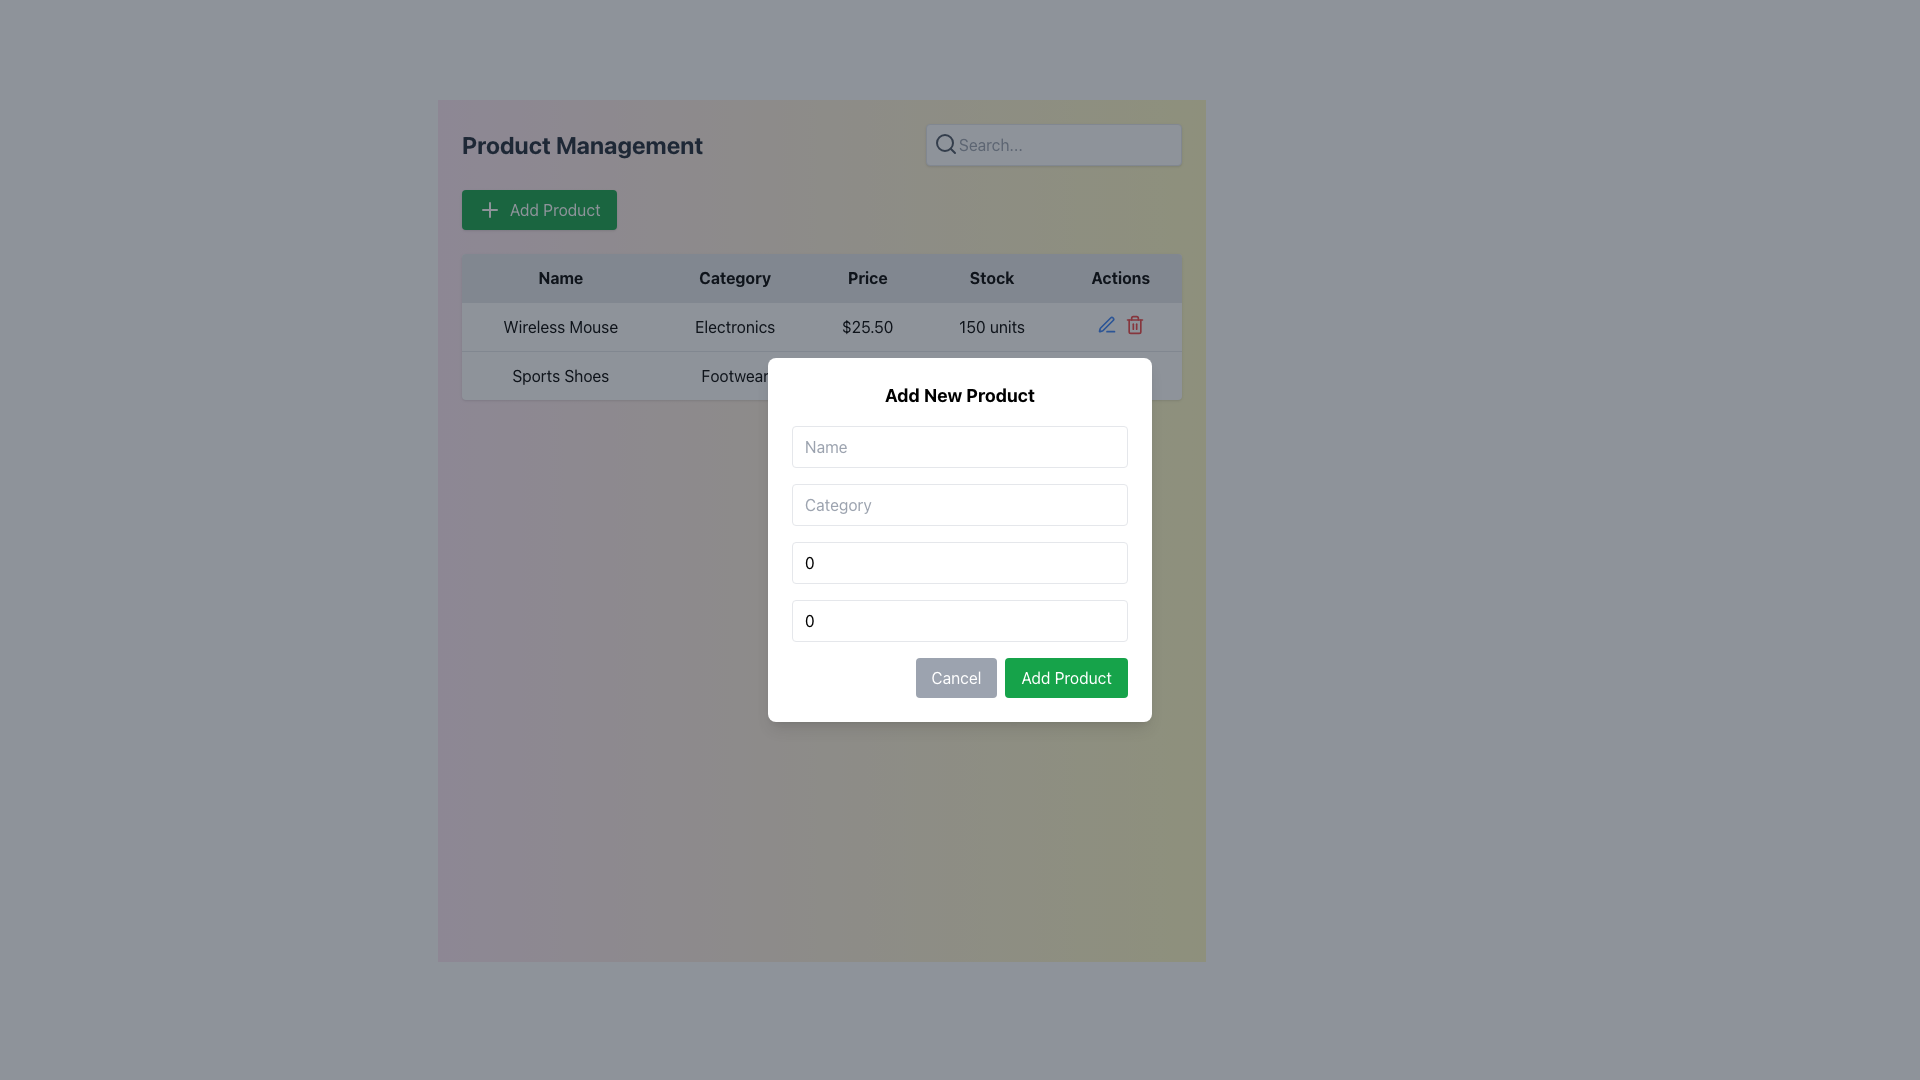  Describe the element at coordinates (821, 144) in the screenshot. I see `the search input field of the 'Product Management' section` at that location.